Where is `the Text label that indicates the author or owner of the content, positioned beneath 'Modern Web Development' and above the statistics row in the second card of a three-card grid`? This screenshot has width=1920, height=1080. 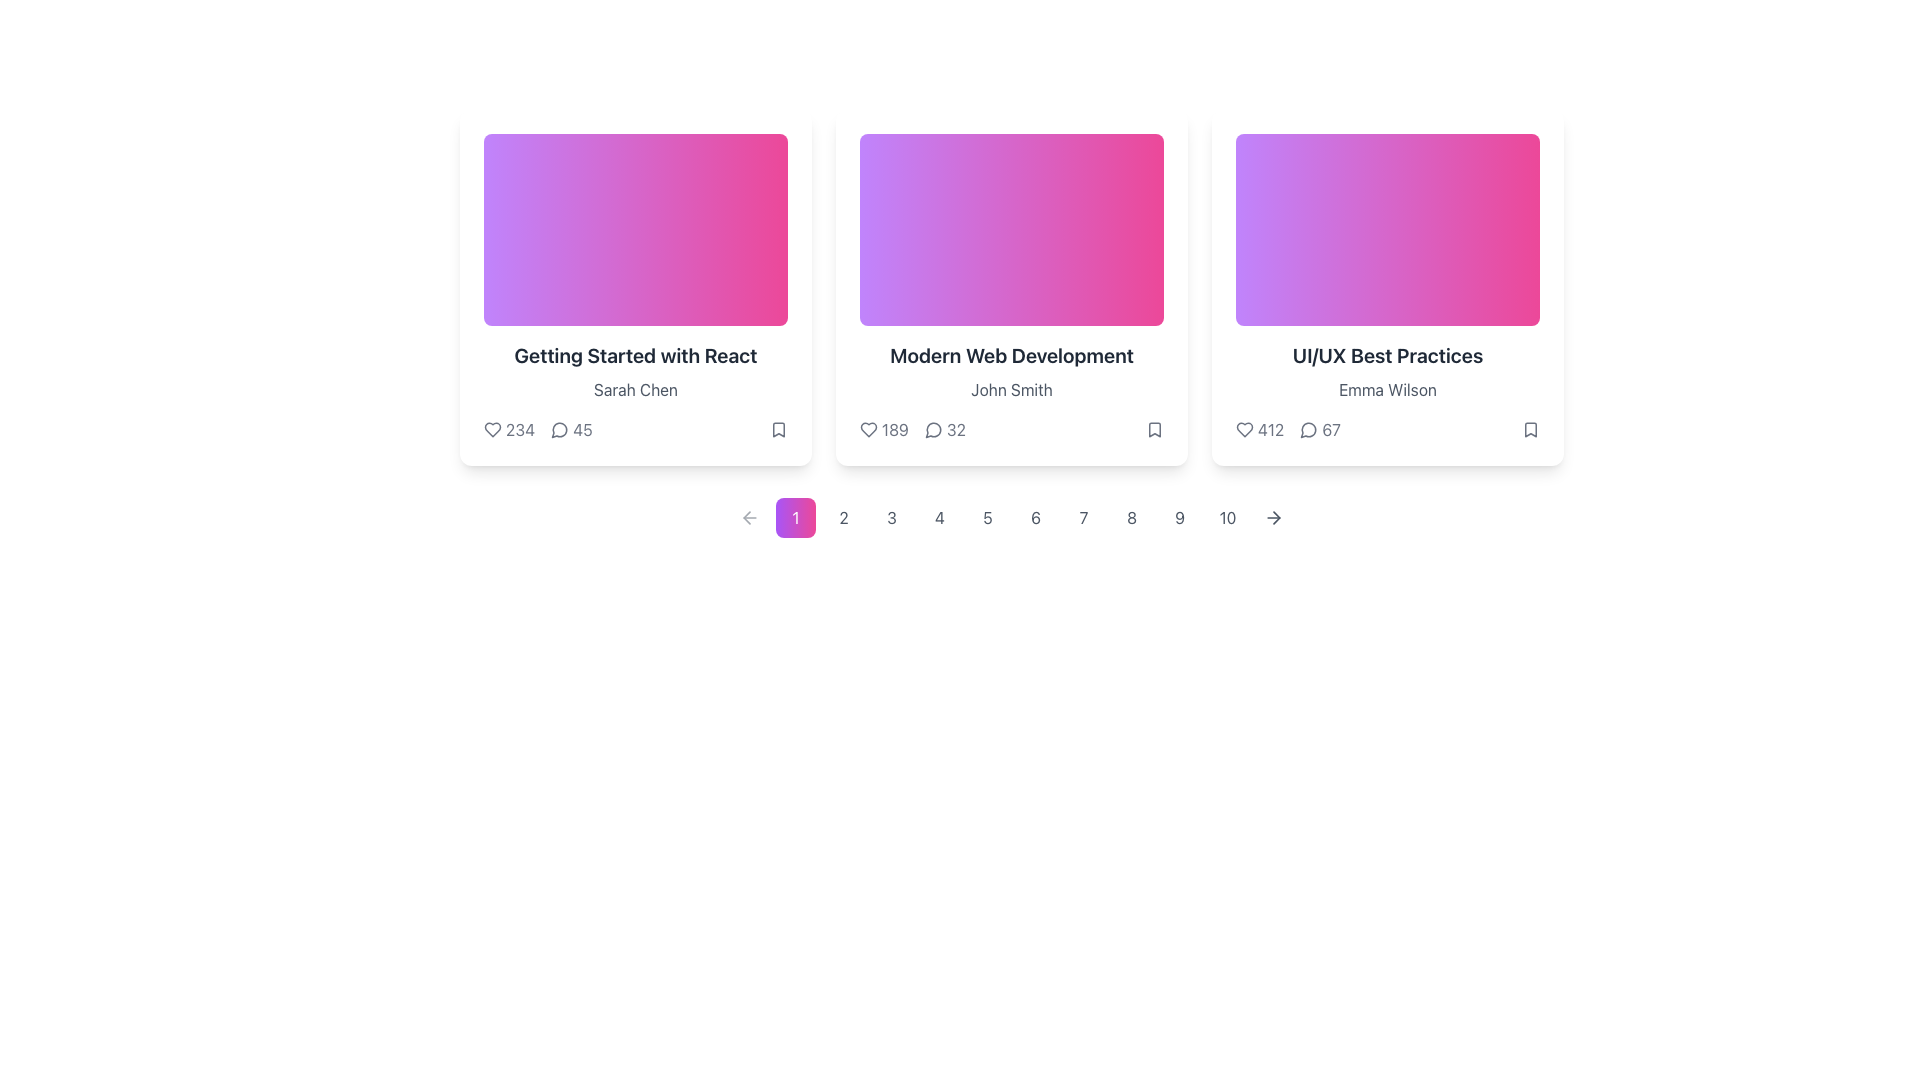
the Text label that indicates the author or owner of the content, positioned beneath 'Modern Web Development' and above the statistics row in the second card of a three-card grid is located at coordinates (1012, 389).